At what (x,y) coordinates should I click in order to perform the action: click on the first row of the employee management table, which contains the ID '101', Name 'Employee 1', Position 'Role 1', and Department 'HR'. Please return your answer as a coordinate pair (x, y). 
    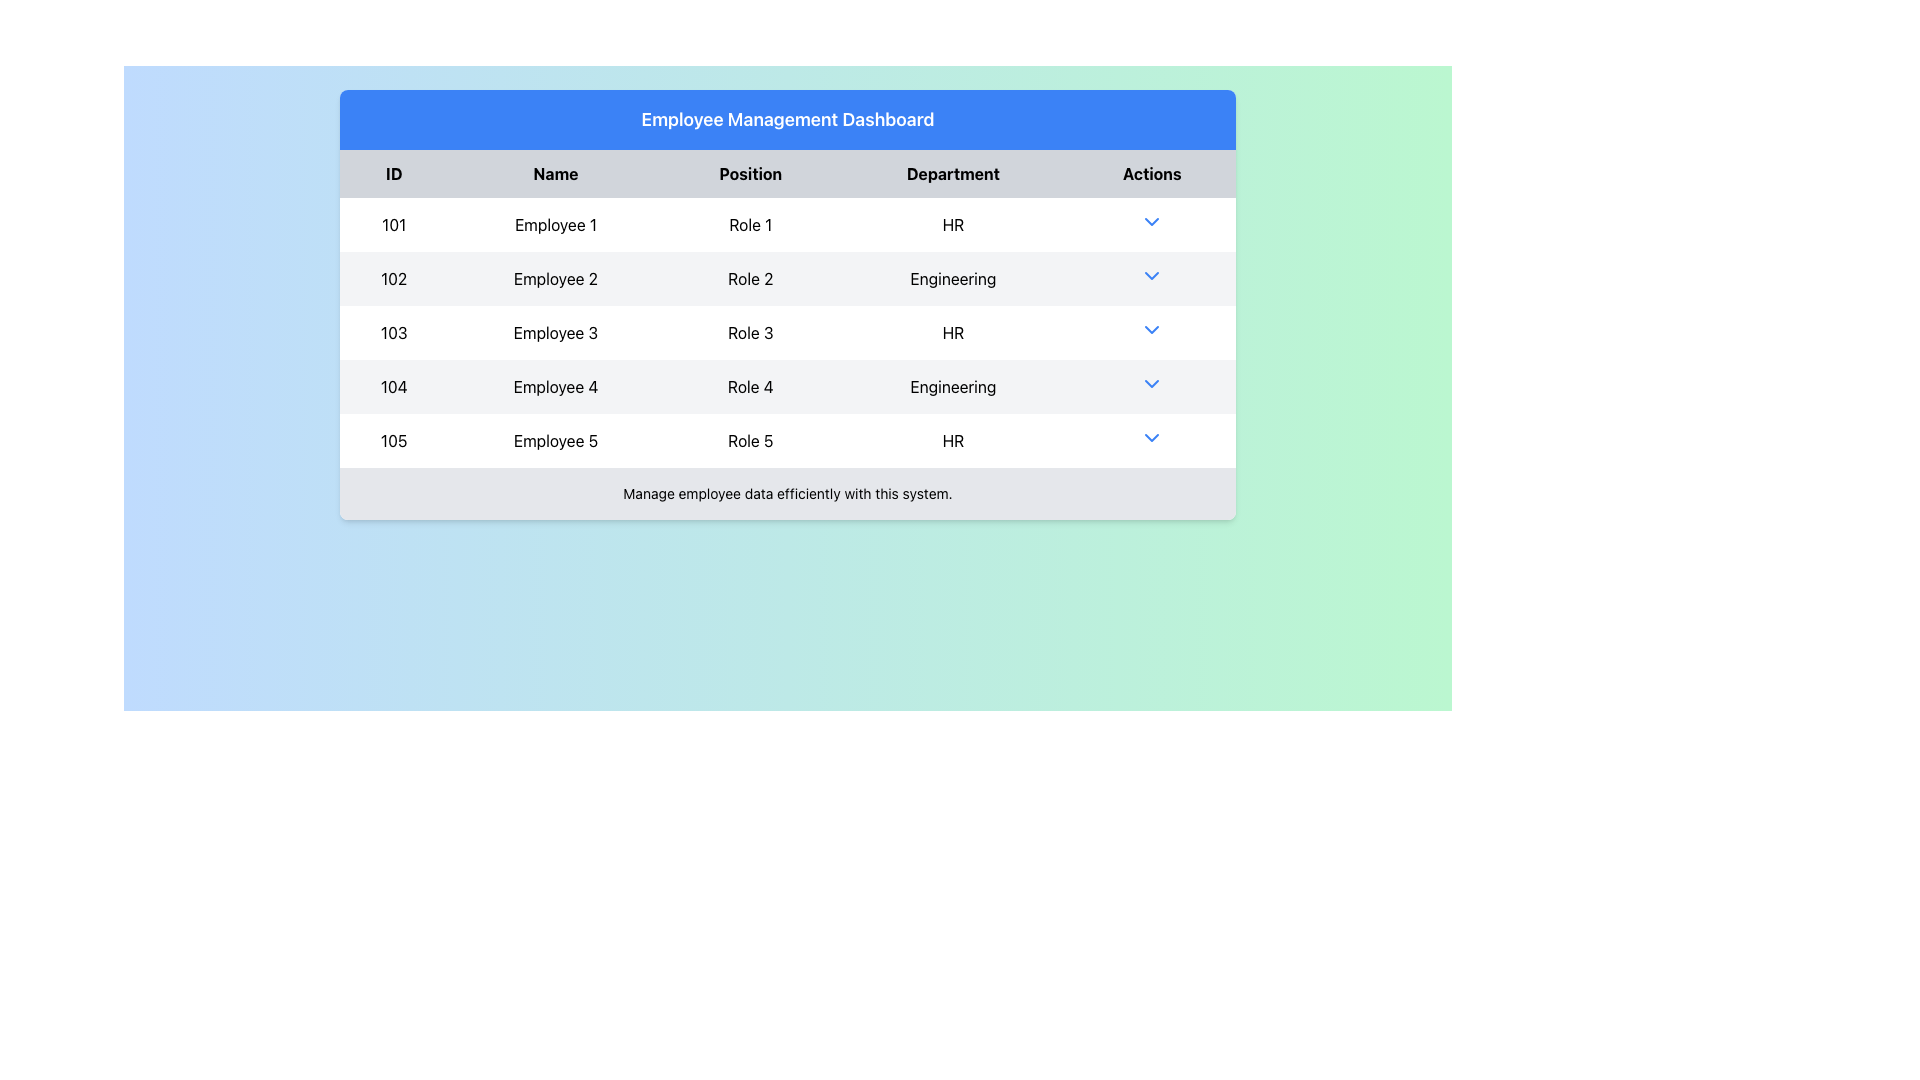
    Looking at the image, I should click on (786, 224).